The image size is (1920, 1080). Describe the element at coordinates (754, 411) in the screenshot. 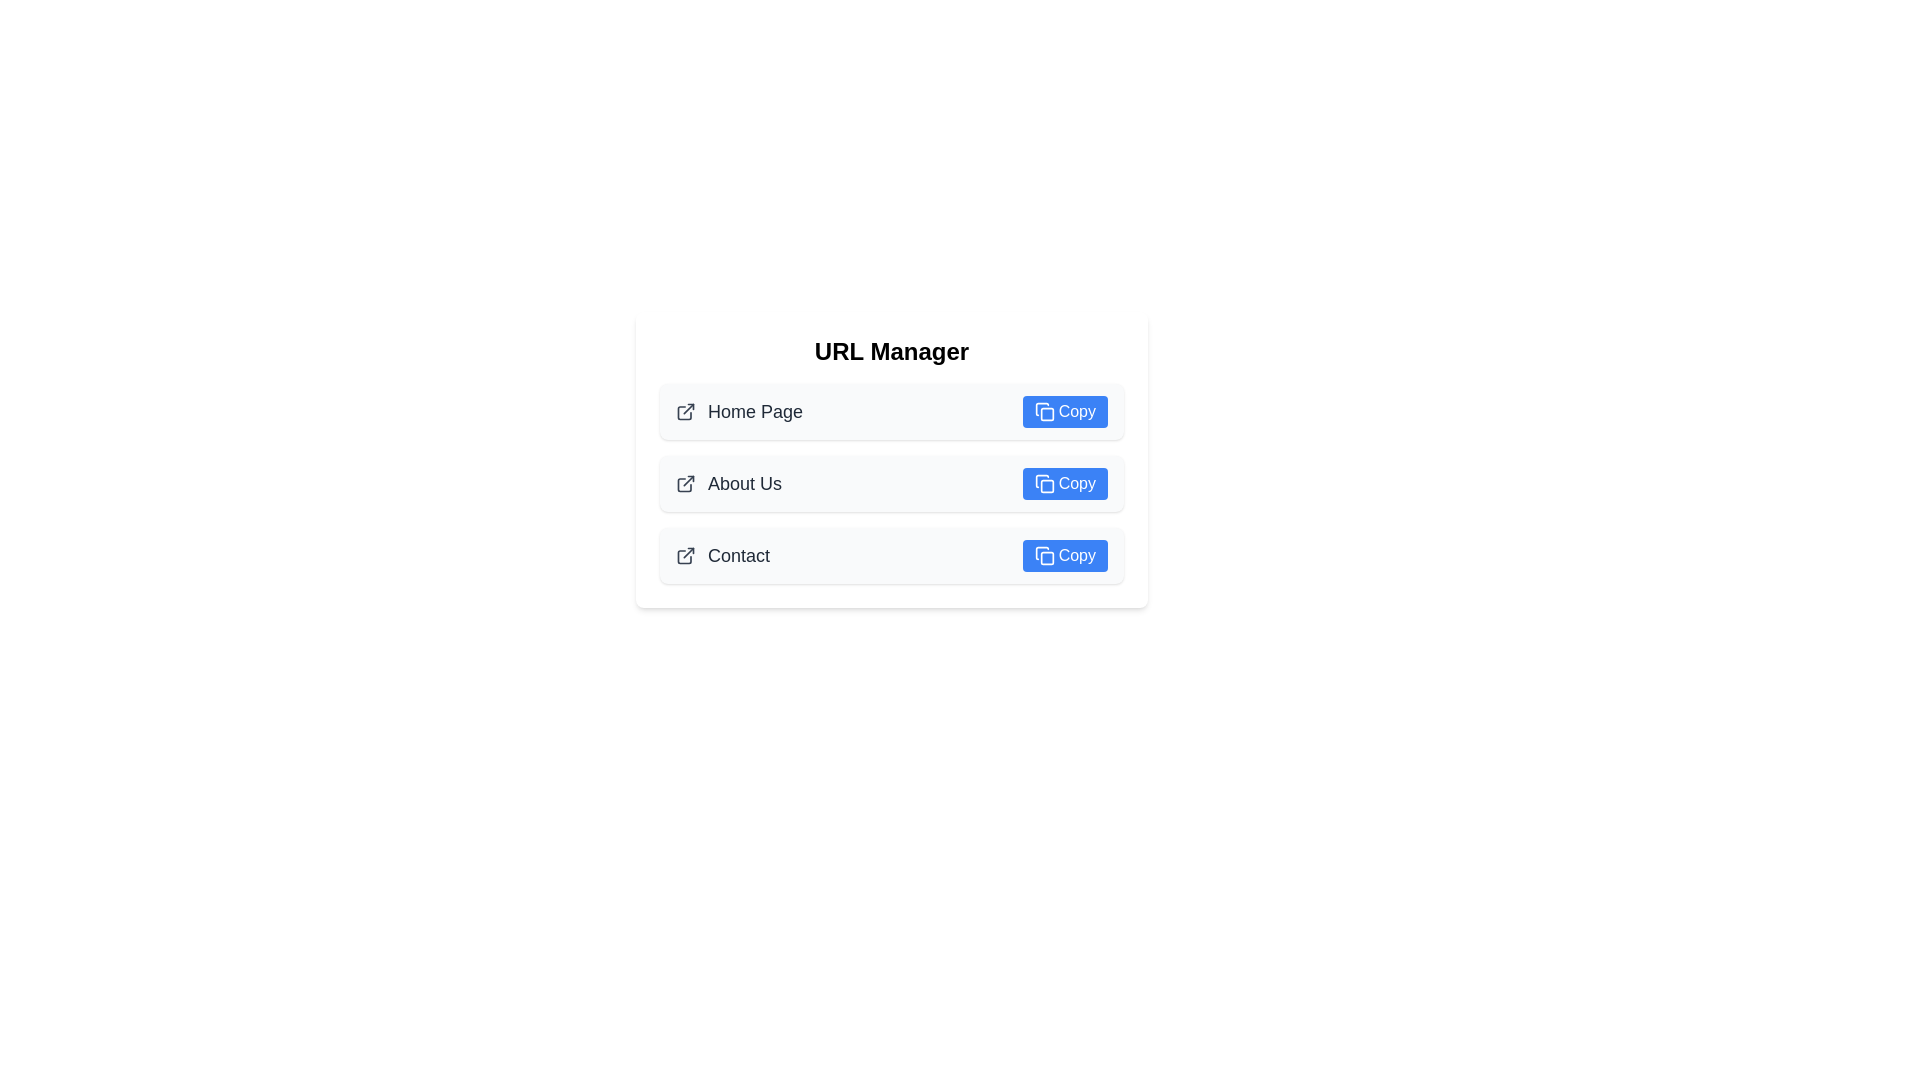

I see `text of the 'Home Page' label, which is a large dark gray text label aligned in a vertically stacked list of links` at that location.